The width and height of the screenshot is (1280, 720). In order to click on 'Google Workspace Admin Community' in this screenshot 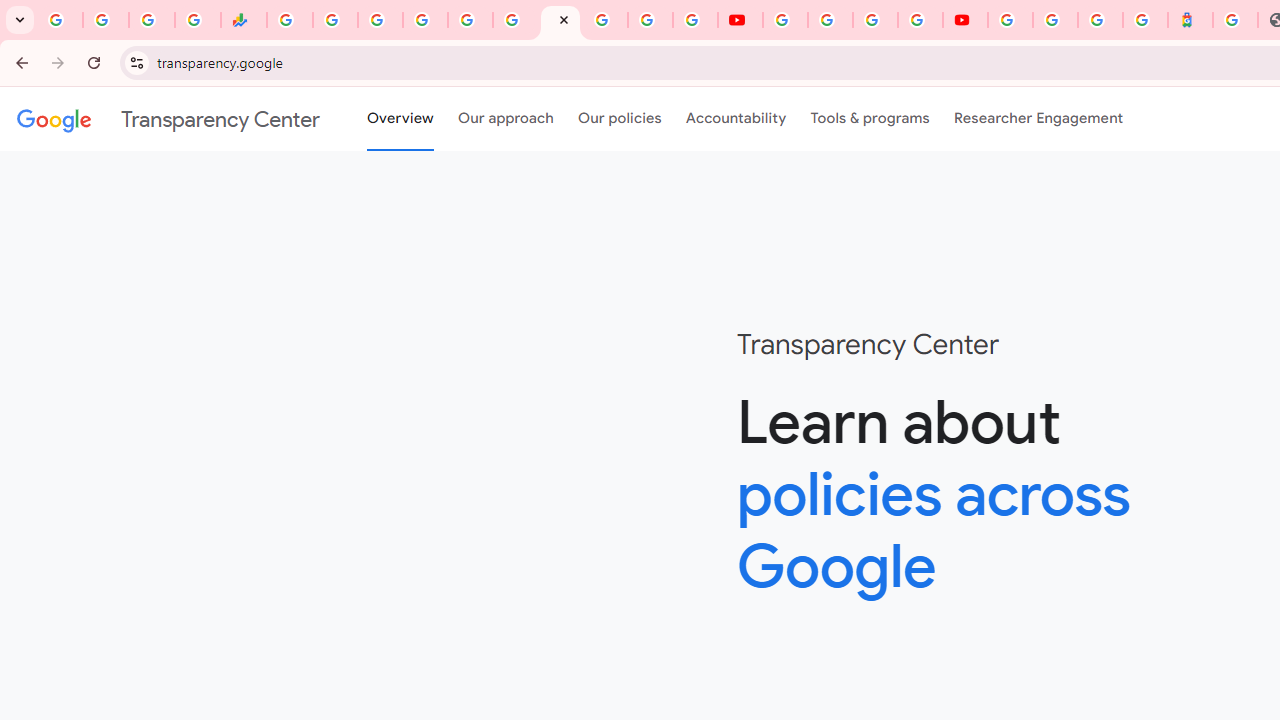, I will do `click(60, 20)`.